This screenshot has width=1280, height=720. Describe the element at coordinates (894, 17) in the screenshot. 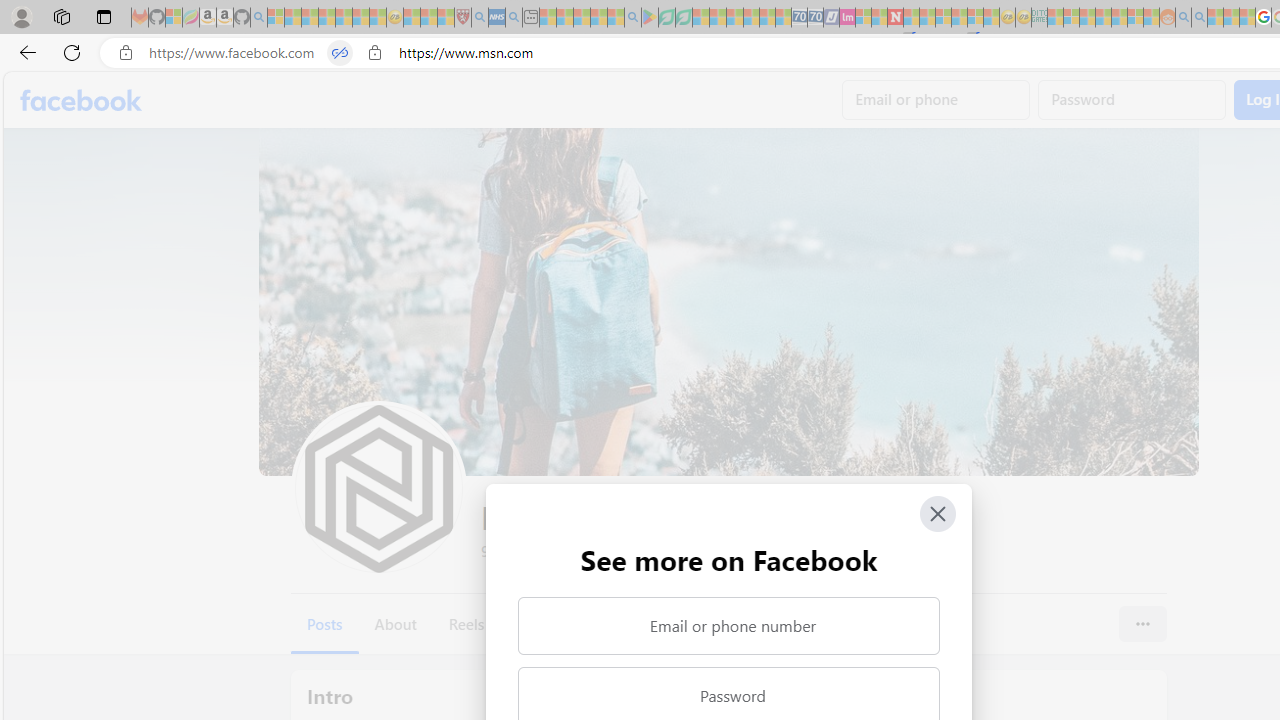

I see `'Latest Politics News & Archive | Newsweek.com - Sleeping'` at that location.